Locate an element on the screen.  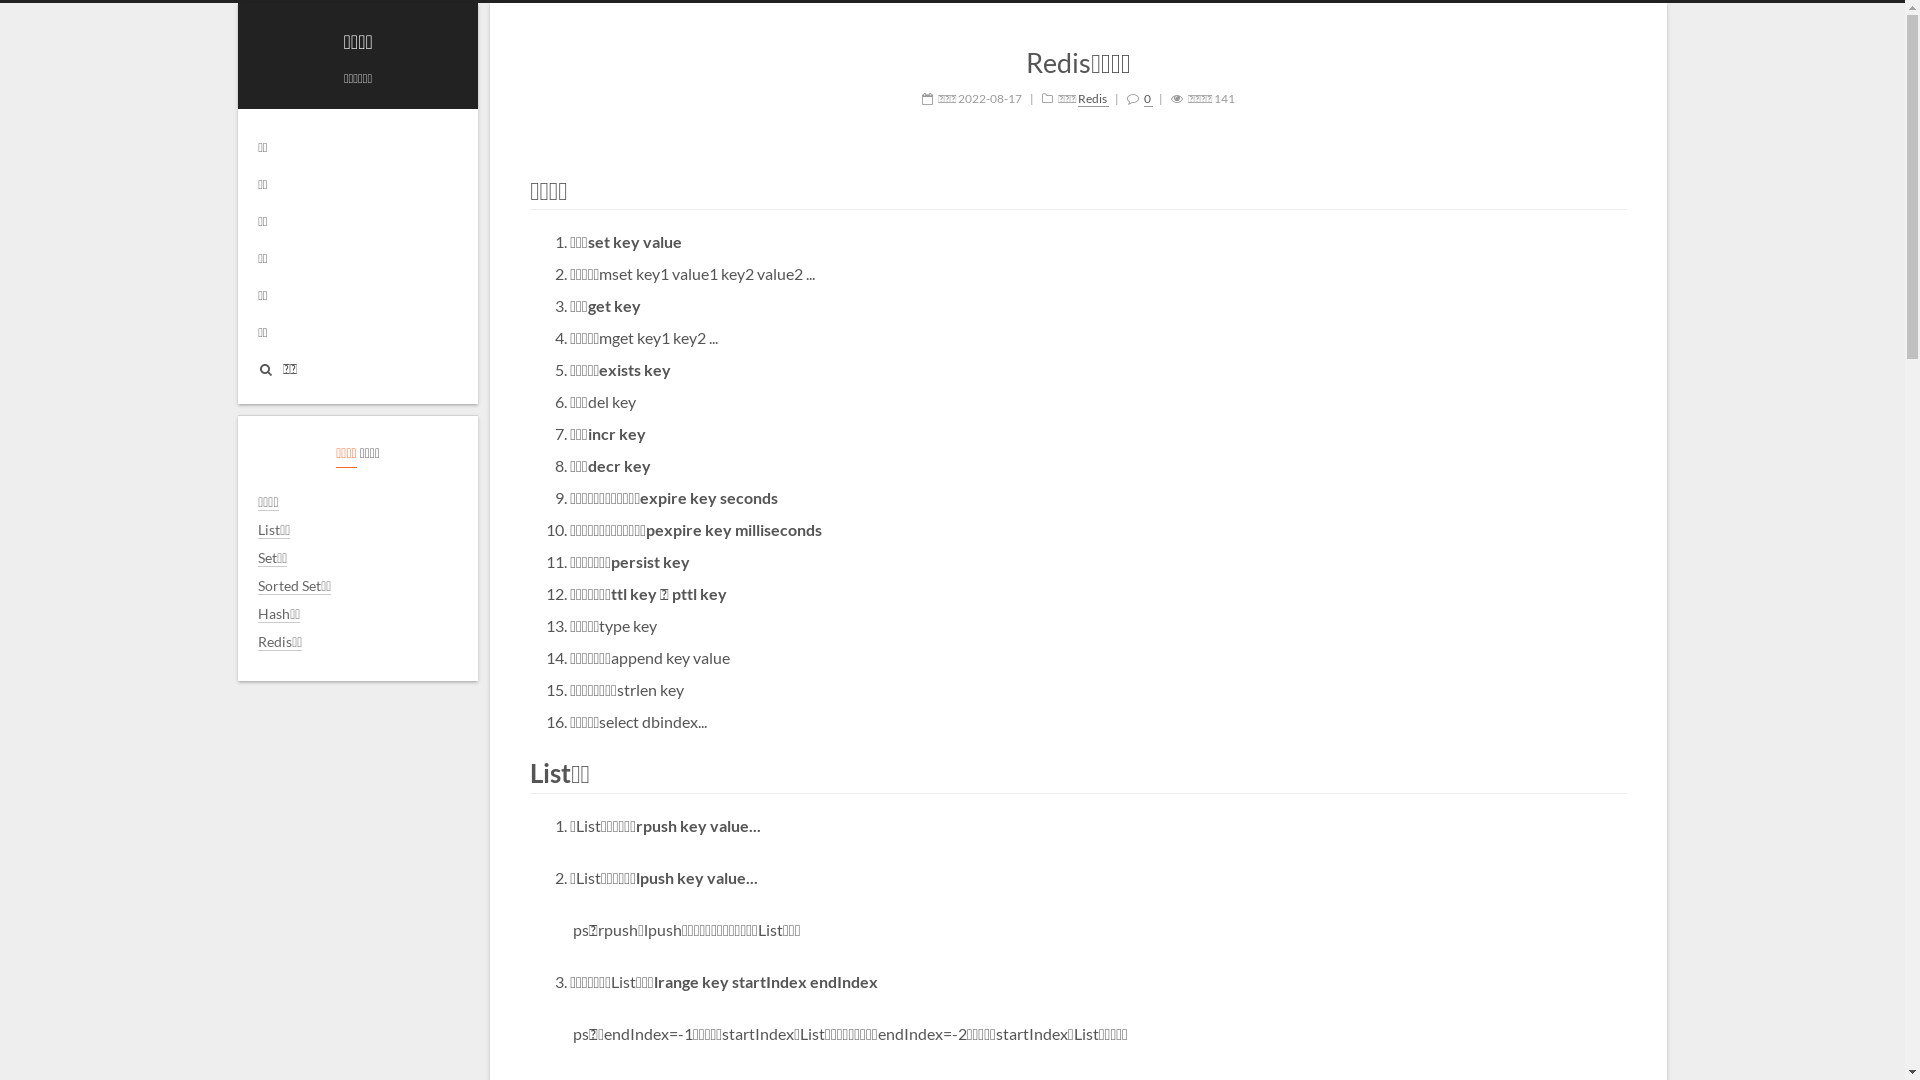
'0' is located at coordinates (1148, 99).